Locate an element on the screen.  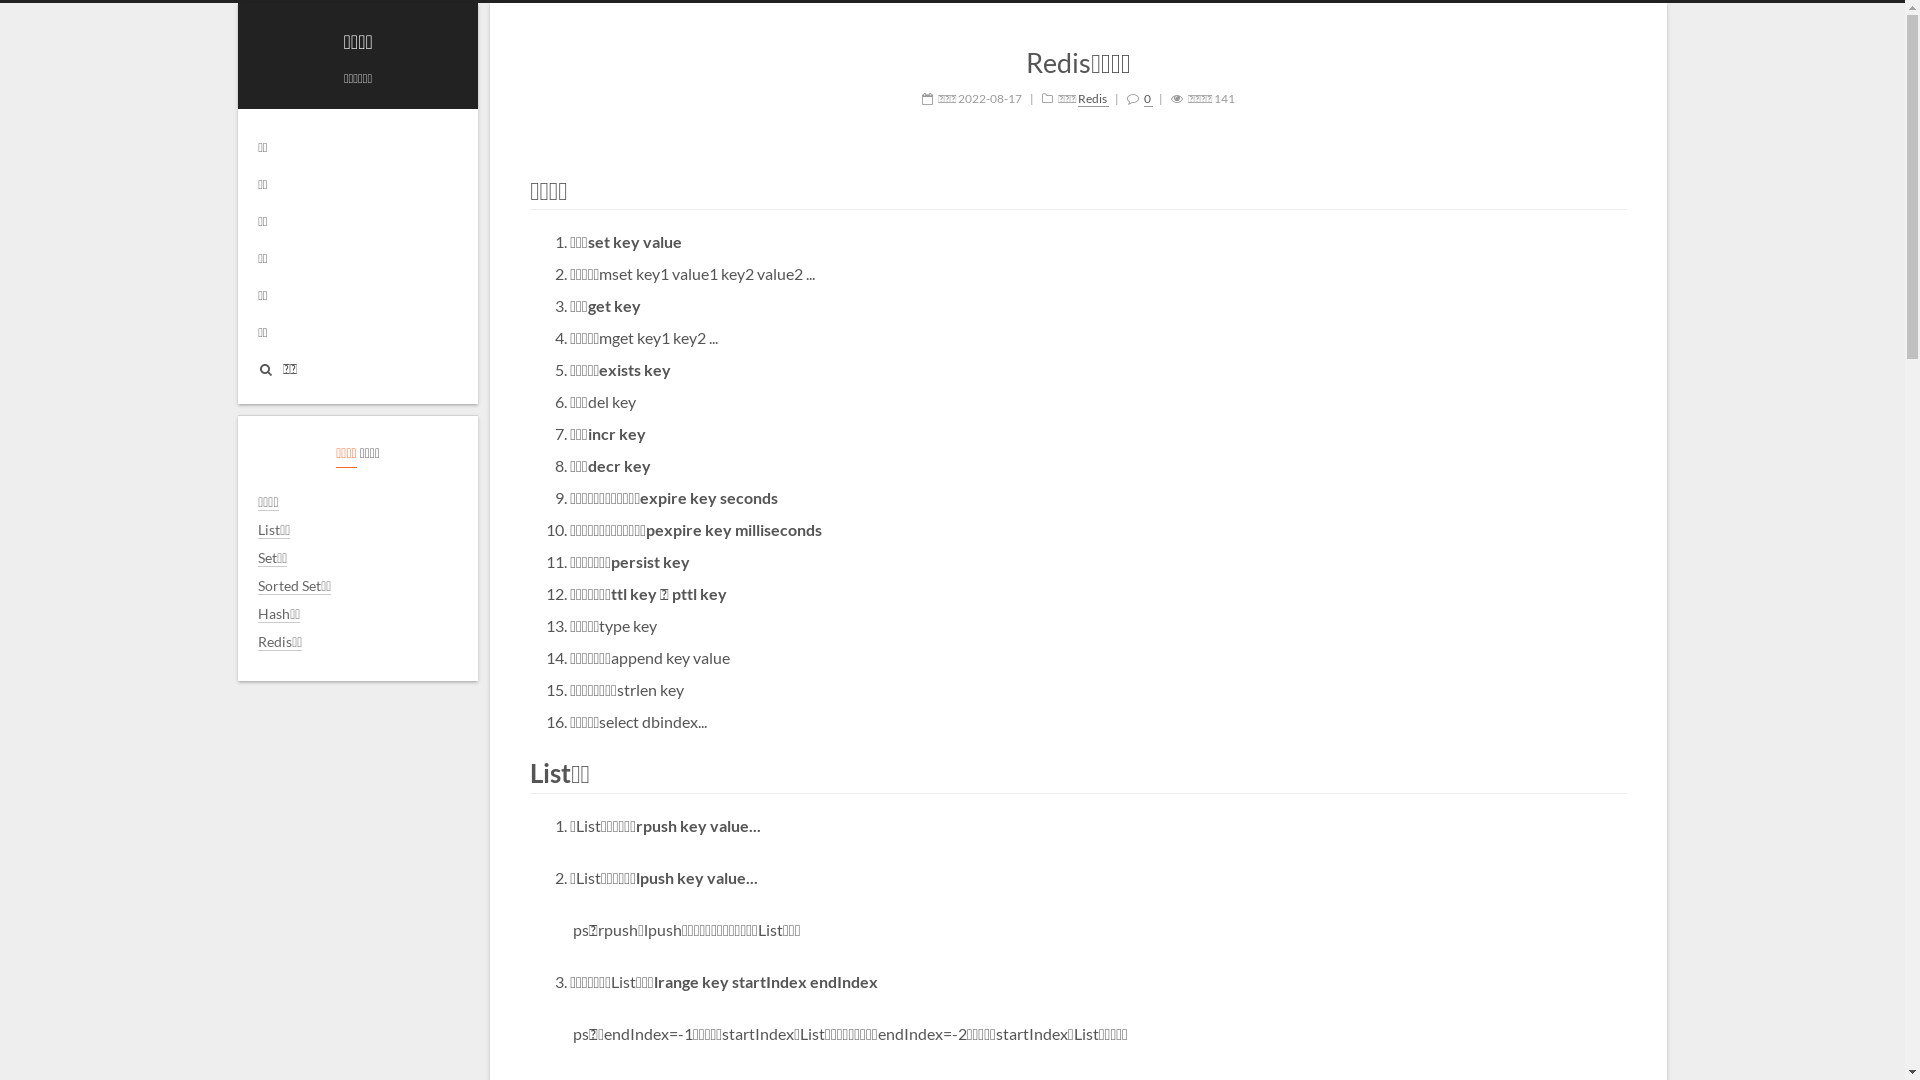
'0' is located at coordinates (1148, 99).